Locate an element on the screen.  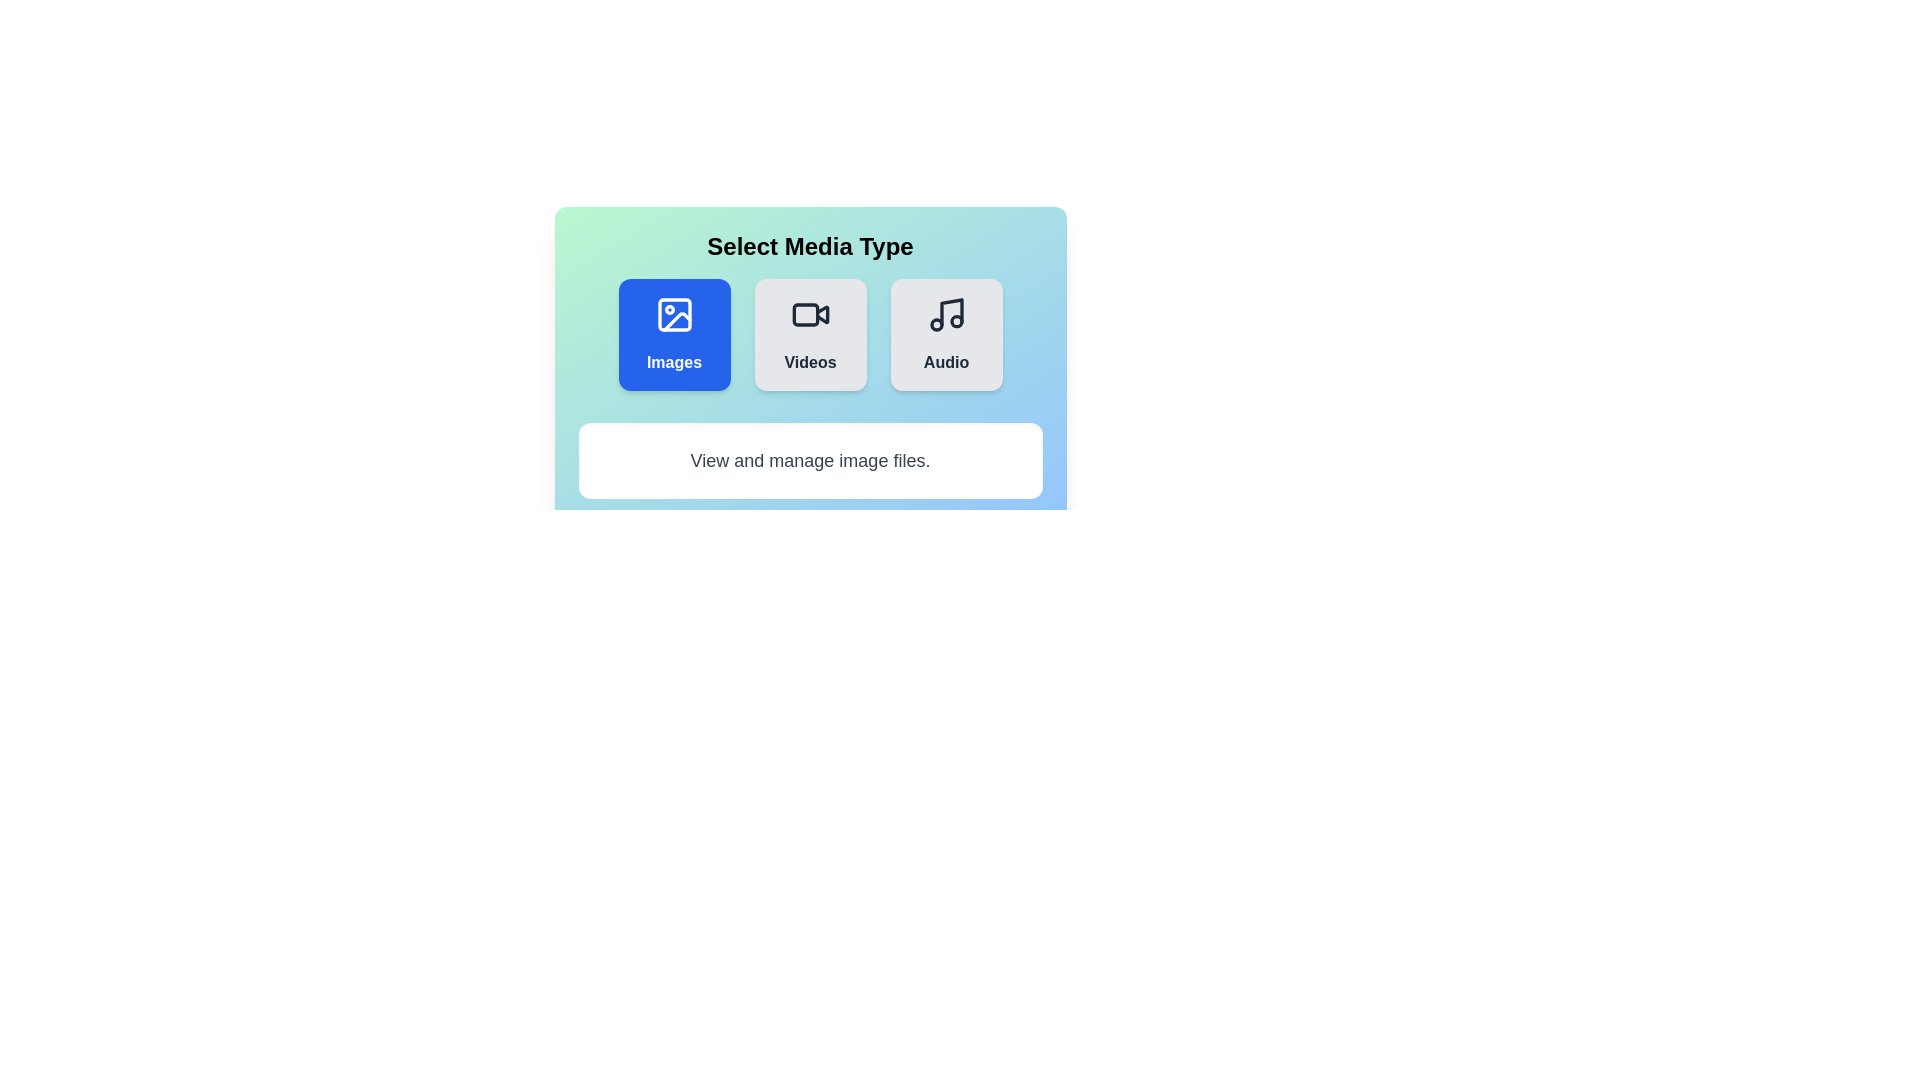
the Audio button to view its hover effect is located at coordinates (945, 334).